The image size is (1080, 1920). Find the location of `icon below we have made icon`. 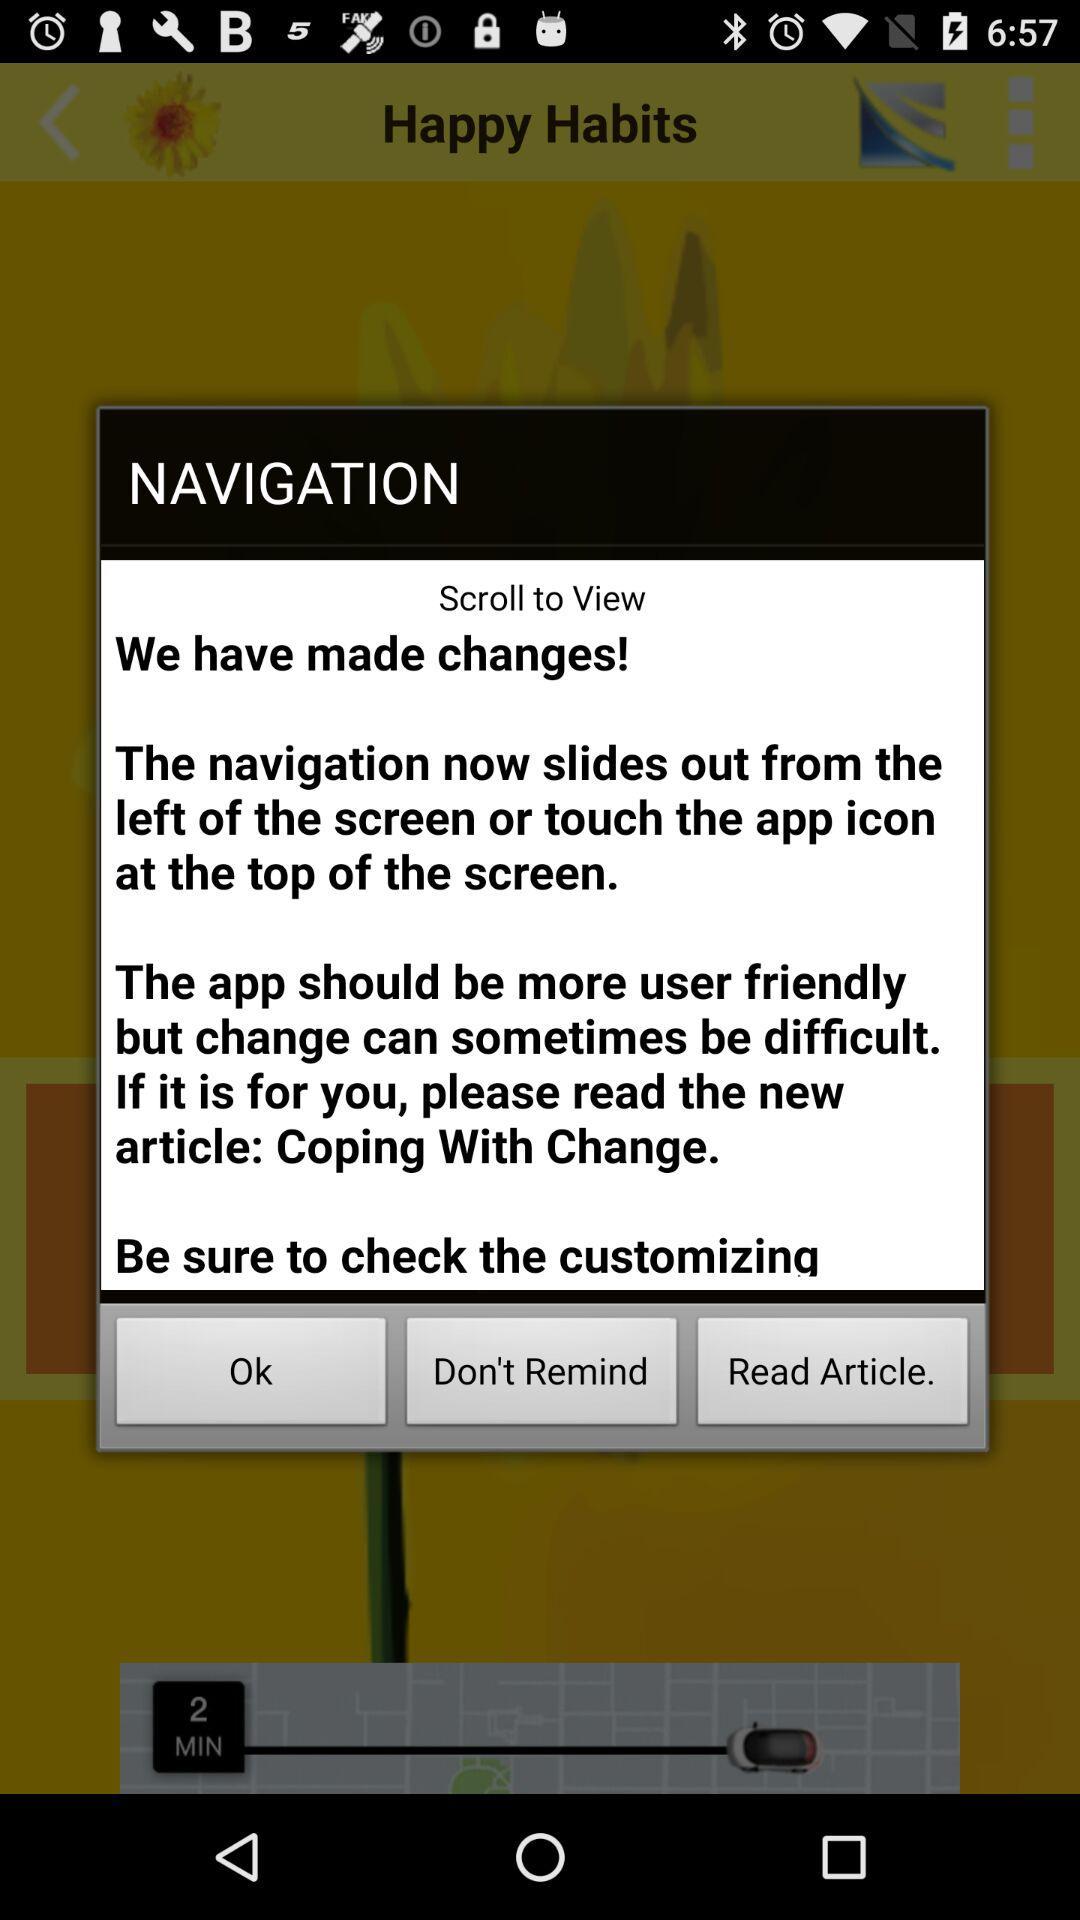

icon below we have made icon is located at coordinates (833, 1376).